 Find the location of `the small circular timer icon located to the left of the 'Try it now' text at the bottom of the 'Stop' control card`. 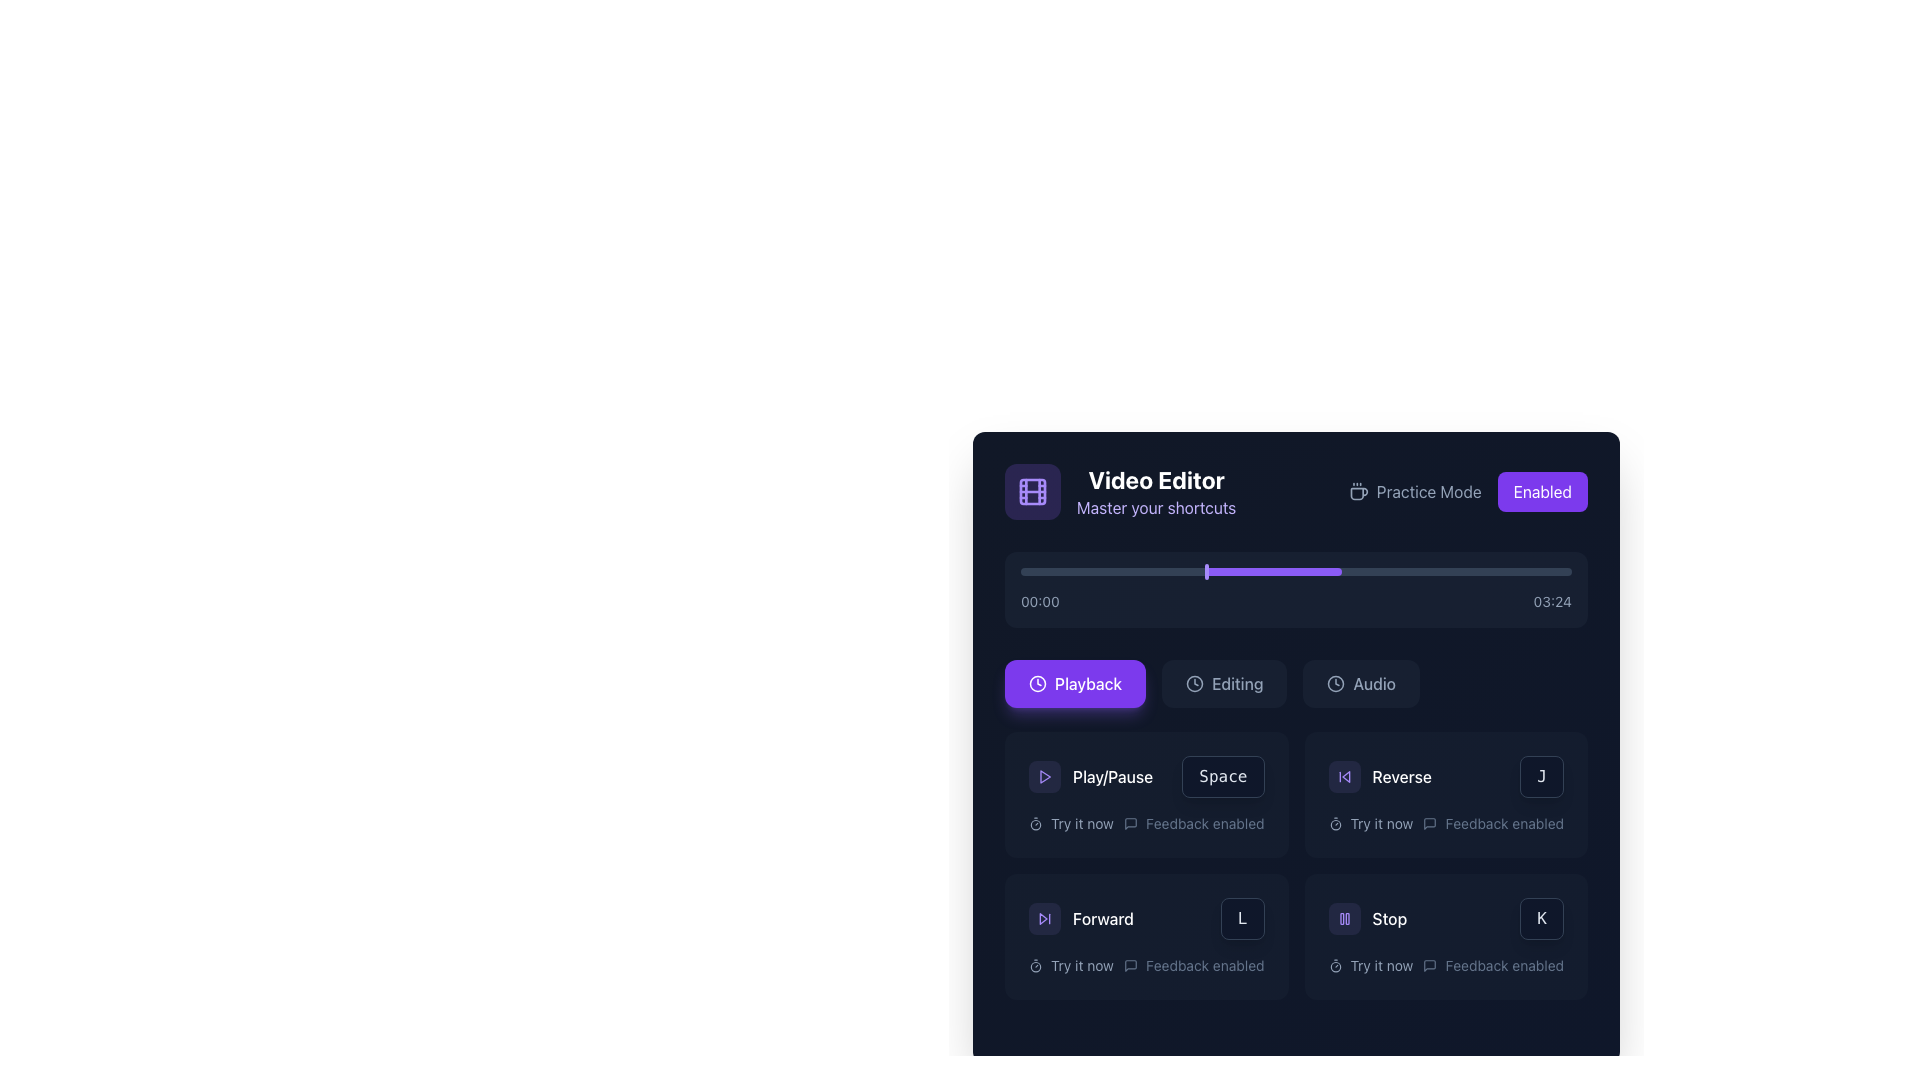

the small circular timer icon located to the left of the 'Try it now' text at the bottom of the 'Stop' control card is located at coordinates (1335, 964).